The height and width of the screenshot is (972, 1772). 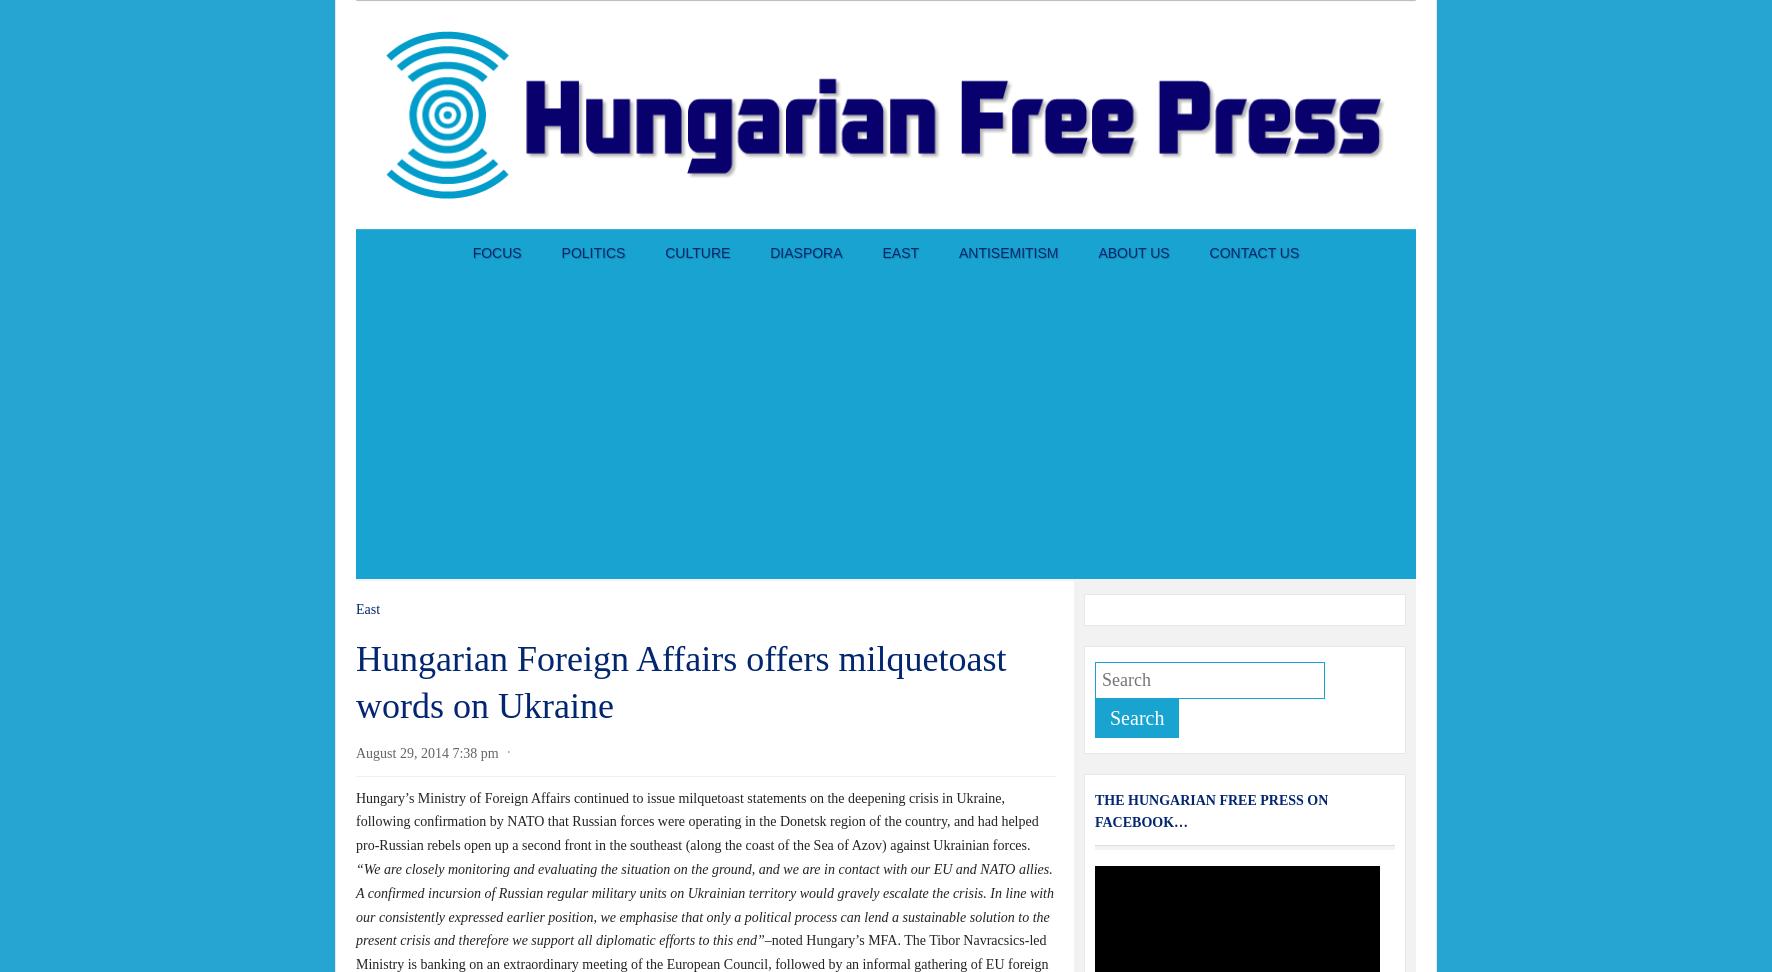 What do you see at coordinates (1007, 253) in the screenshot?
I see `'Antisemitism'` at bounding box center [1007, 253].